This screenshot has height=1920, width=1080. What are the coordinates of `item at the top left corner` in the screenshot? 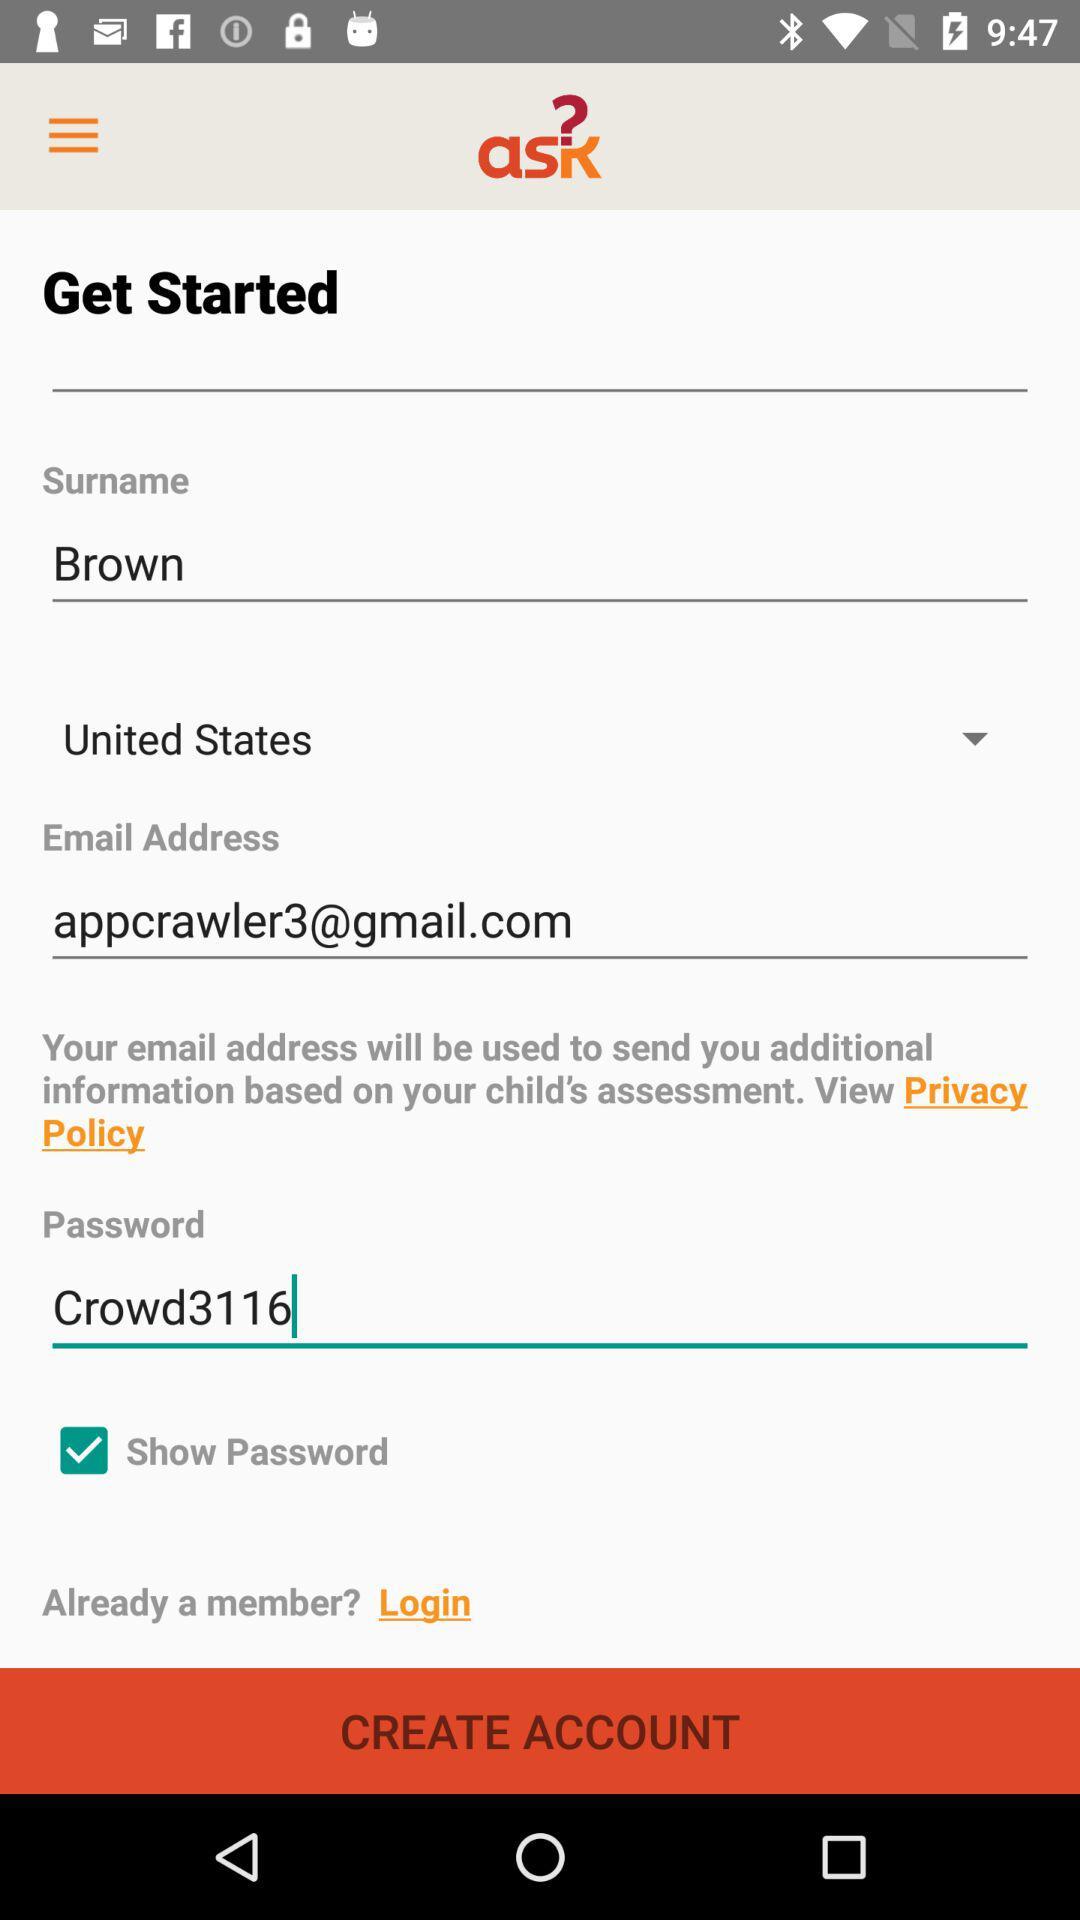 It's located at (72, 135).